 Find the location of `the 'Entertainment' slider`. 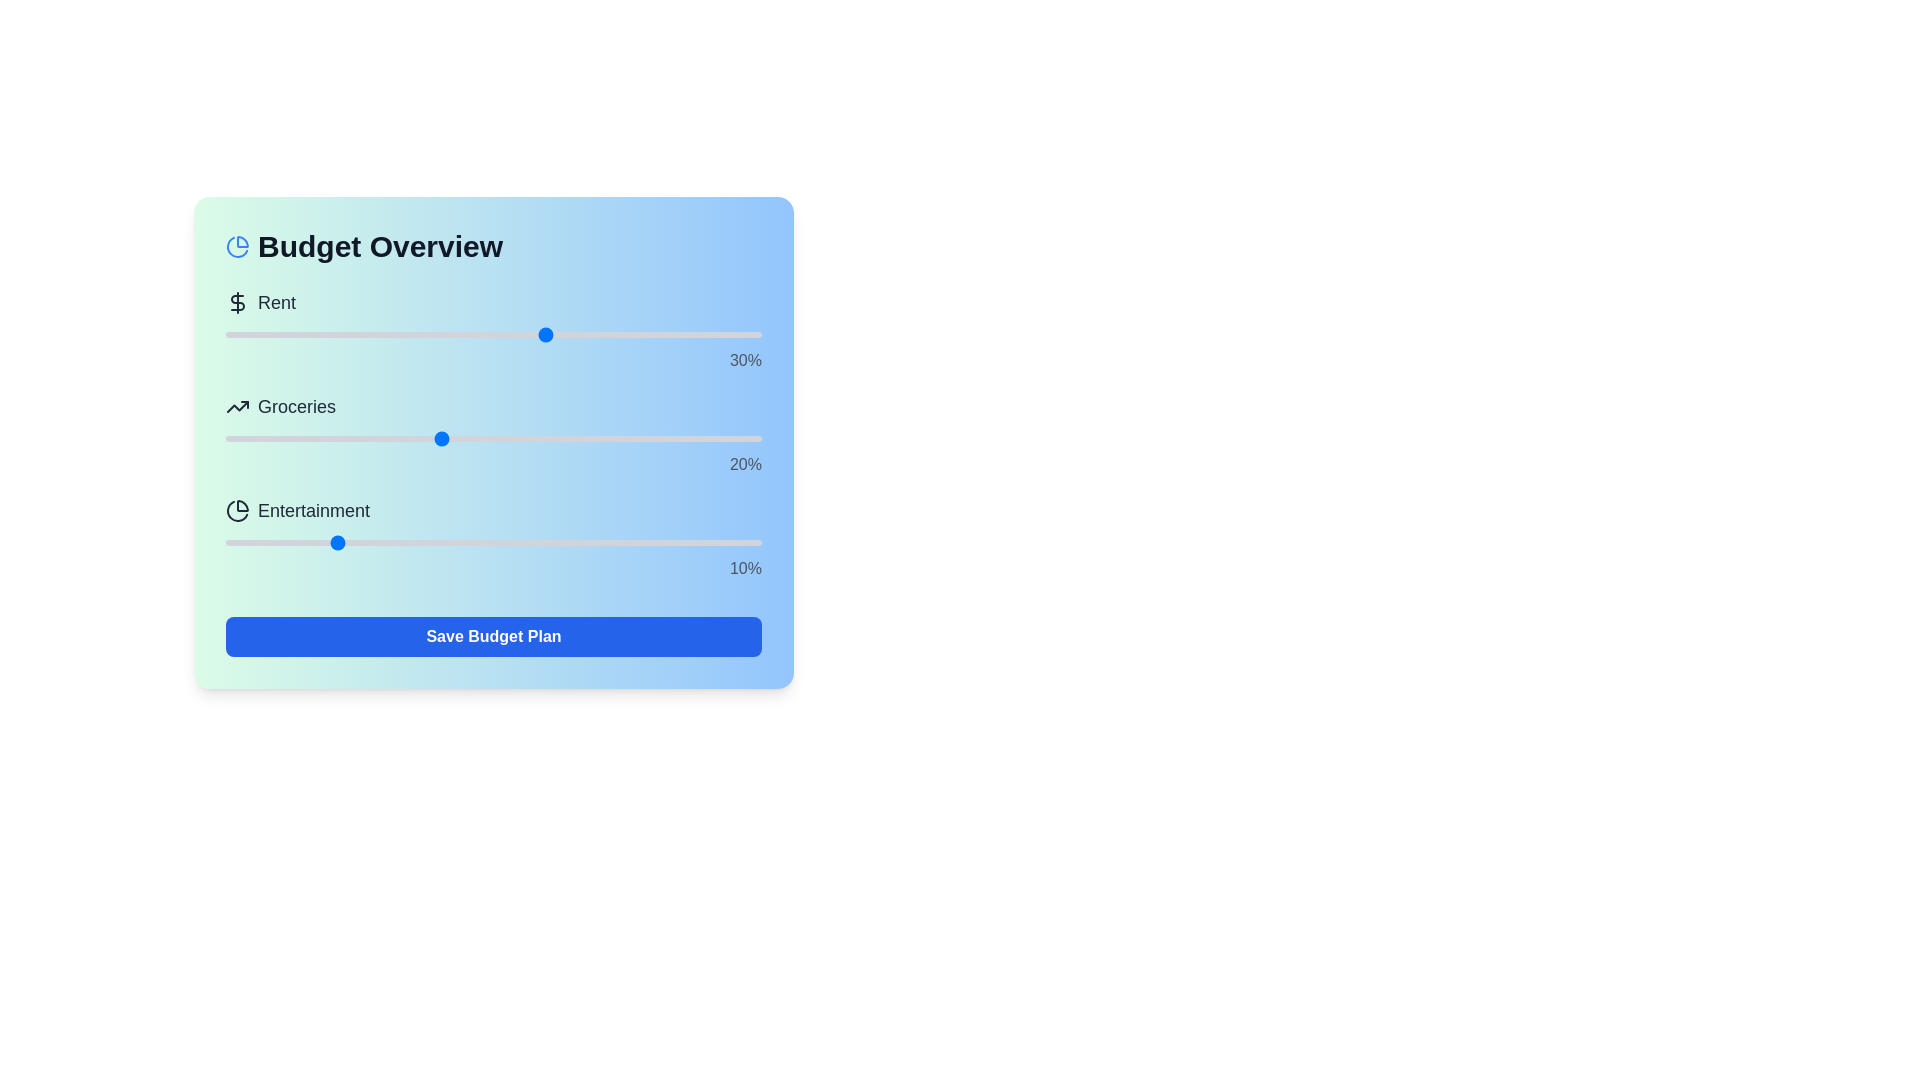

the 'Entertainment' slider is located at coordinates (407, 543).